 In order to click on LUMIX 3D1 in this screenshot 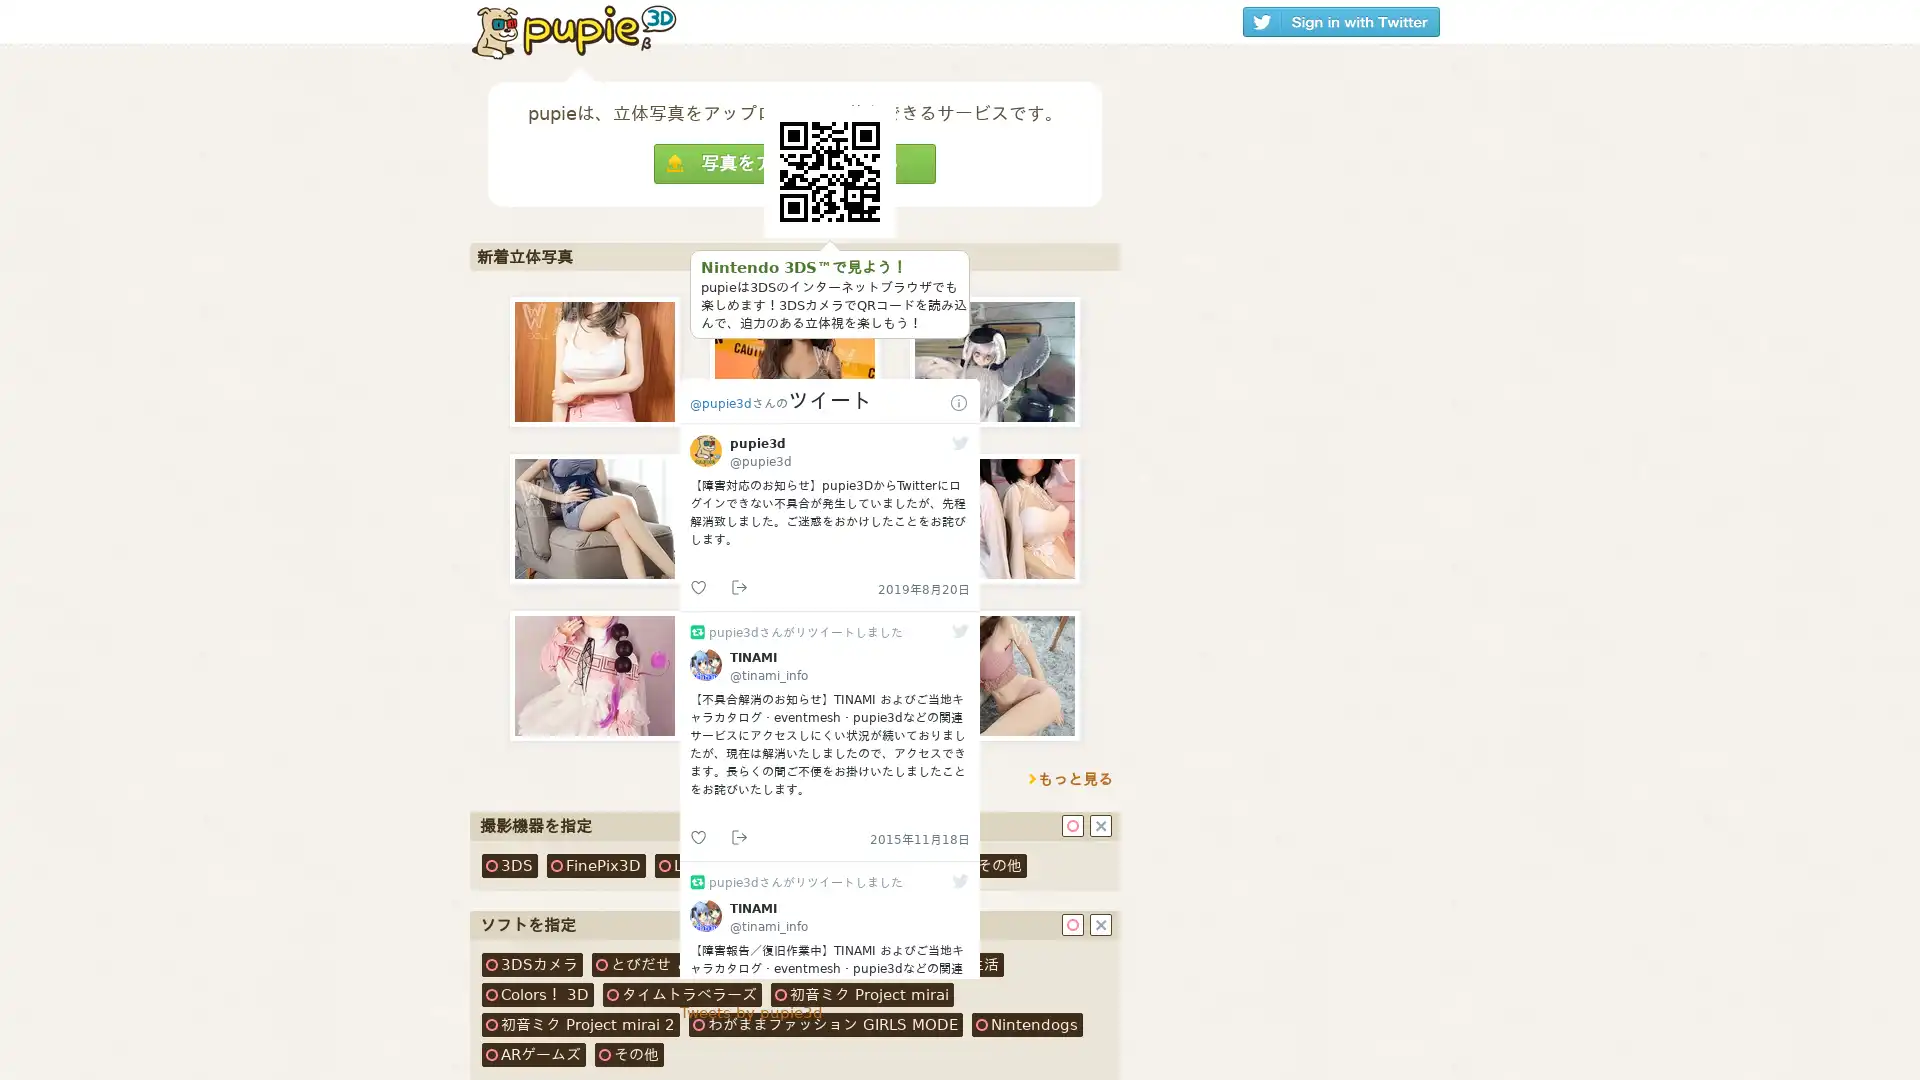, I will do `click(708, 865)`.